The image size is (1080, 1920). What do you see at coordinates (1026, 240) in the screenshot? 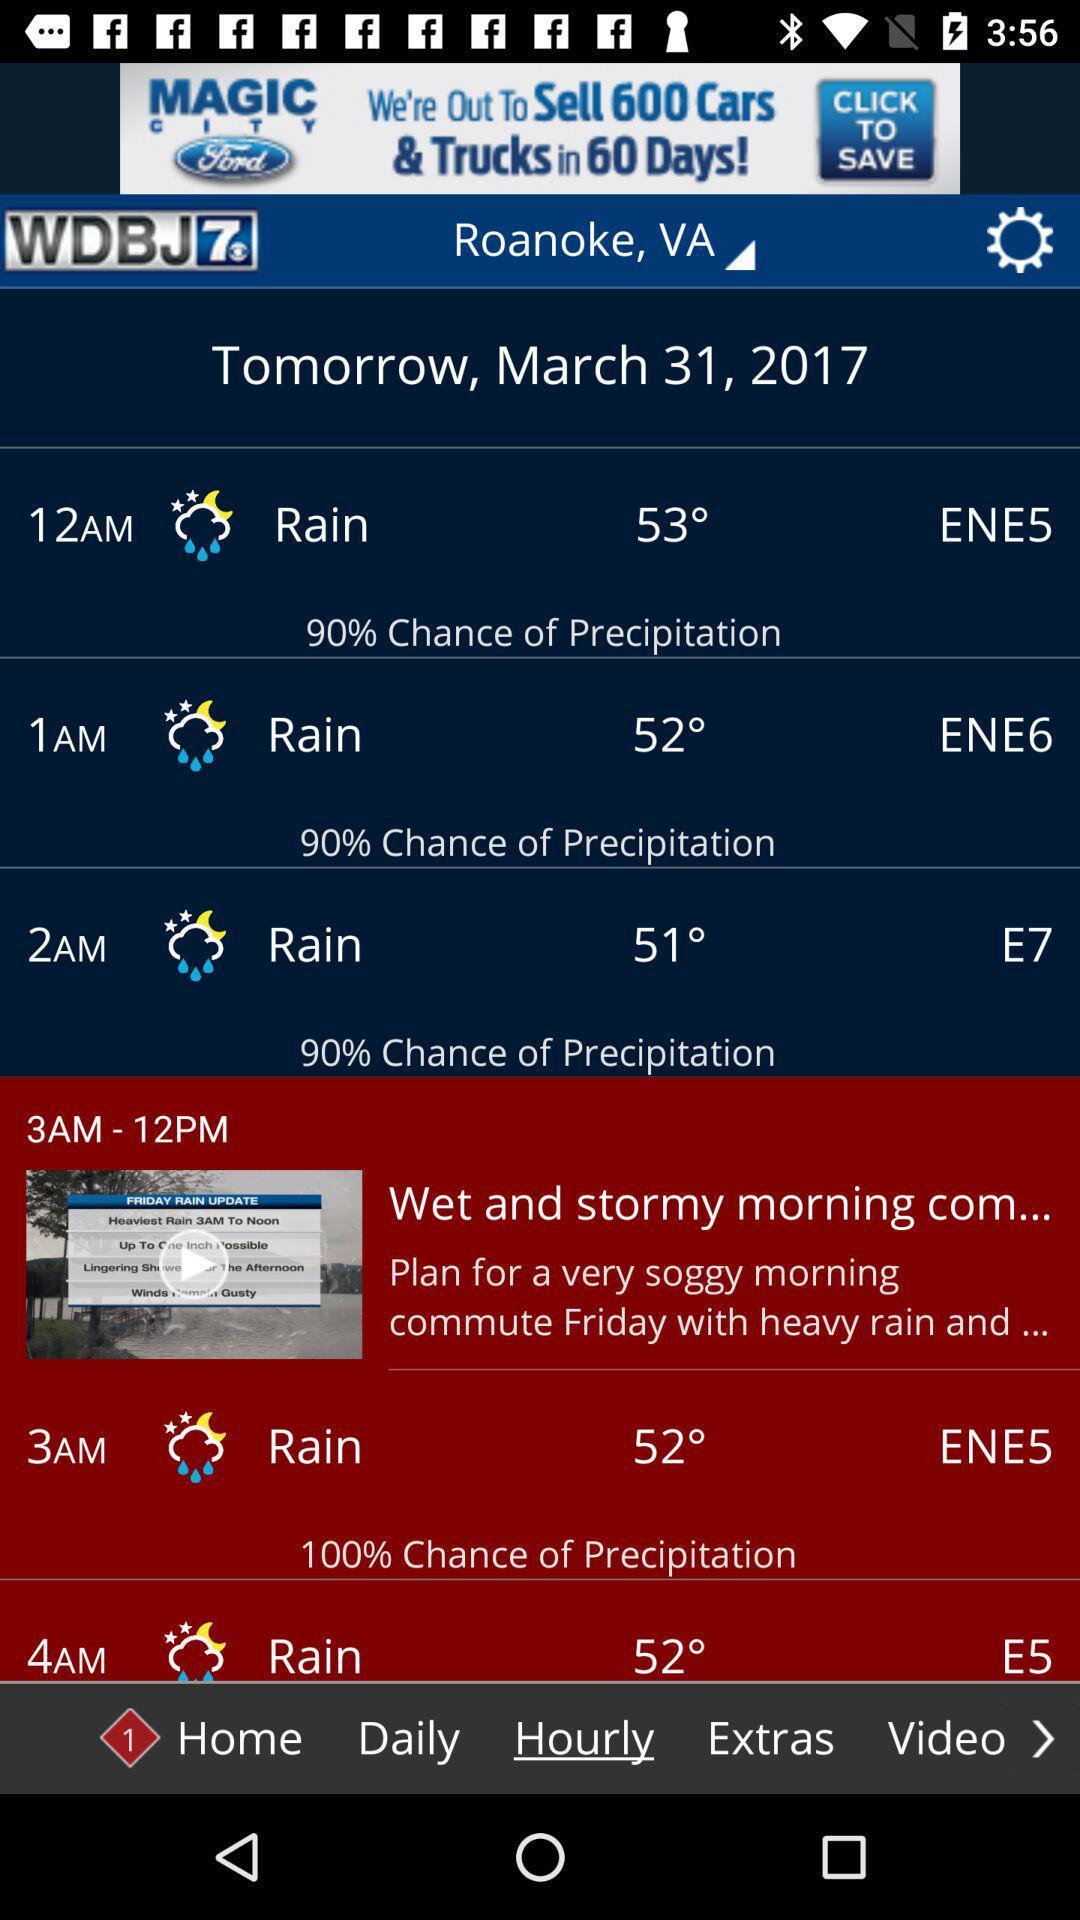
I see `settings icon` at bounding box center [1026, 240].